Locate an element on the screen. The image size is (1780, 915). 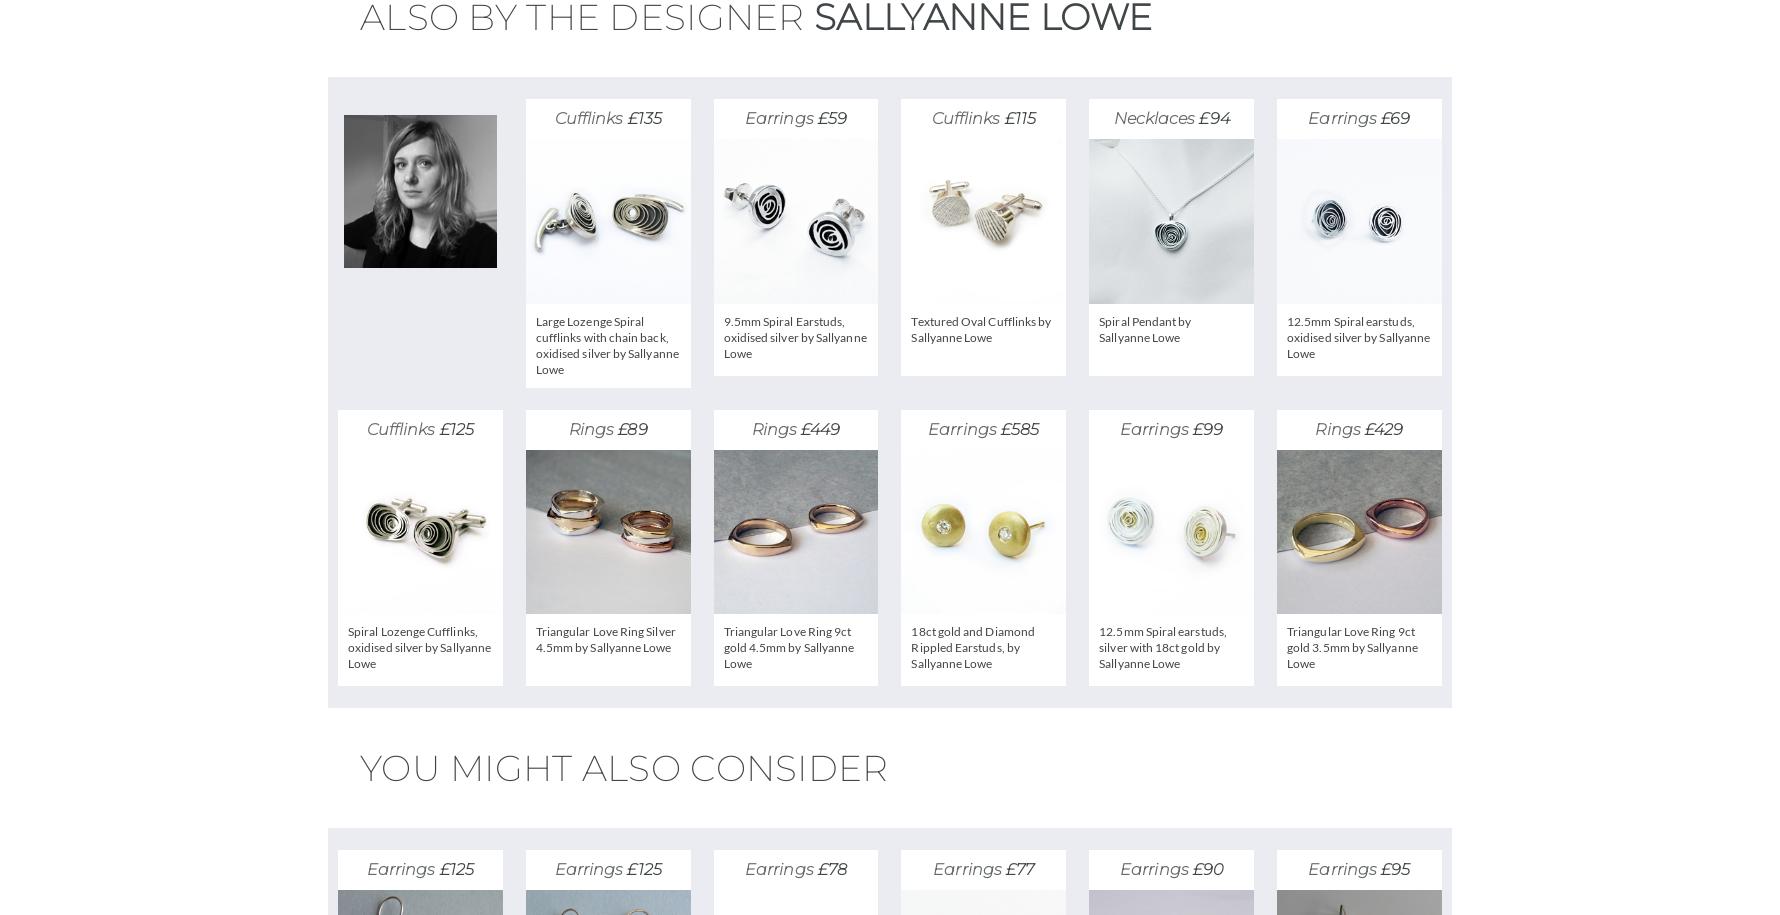
'£429' is located at coordinates (1383, 428).